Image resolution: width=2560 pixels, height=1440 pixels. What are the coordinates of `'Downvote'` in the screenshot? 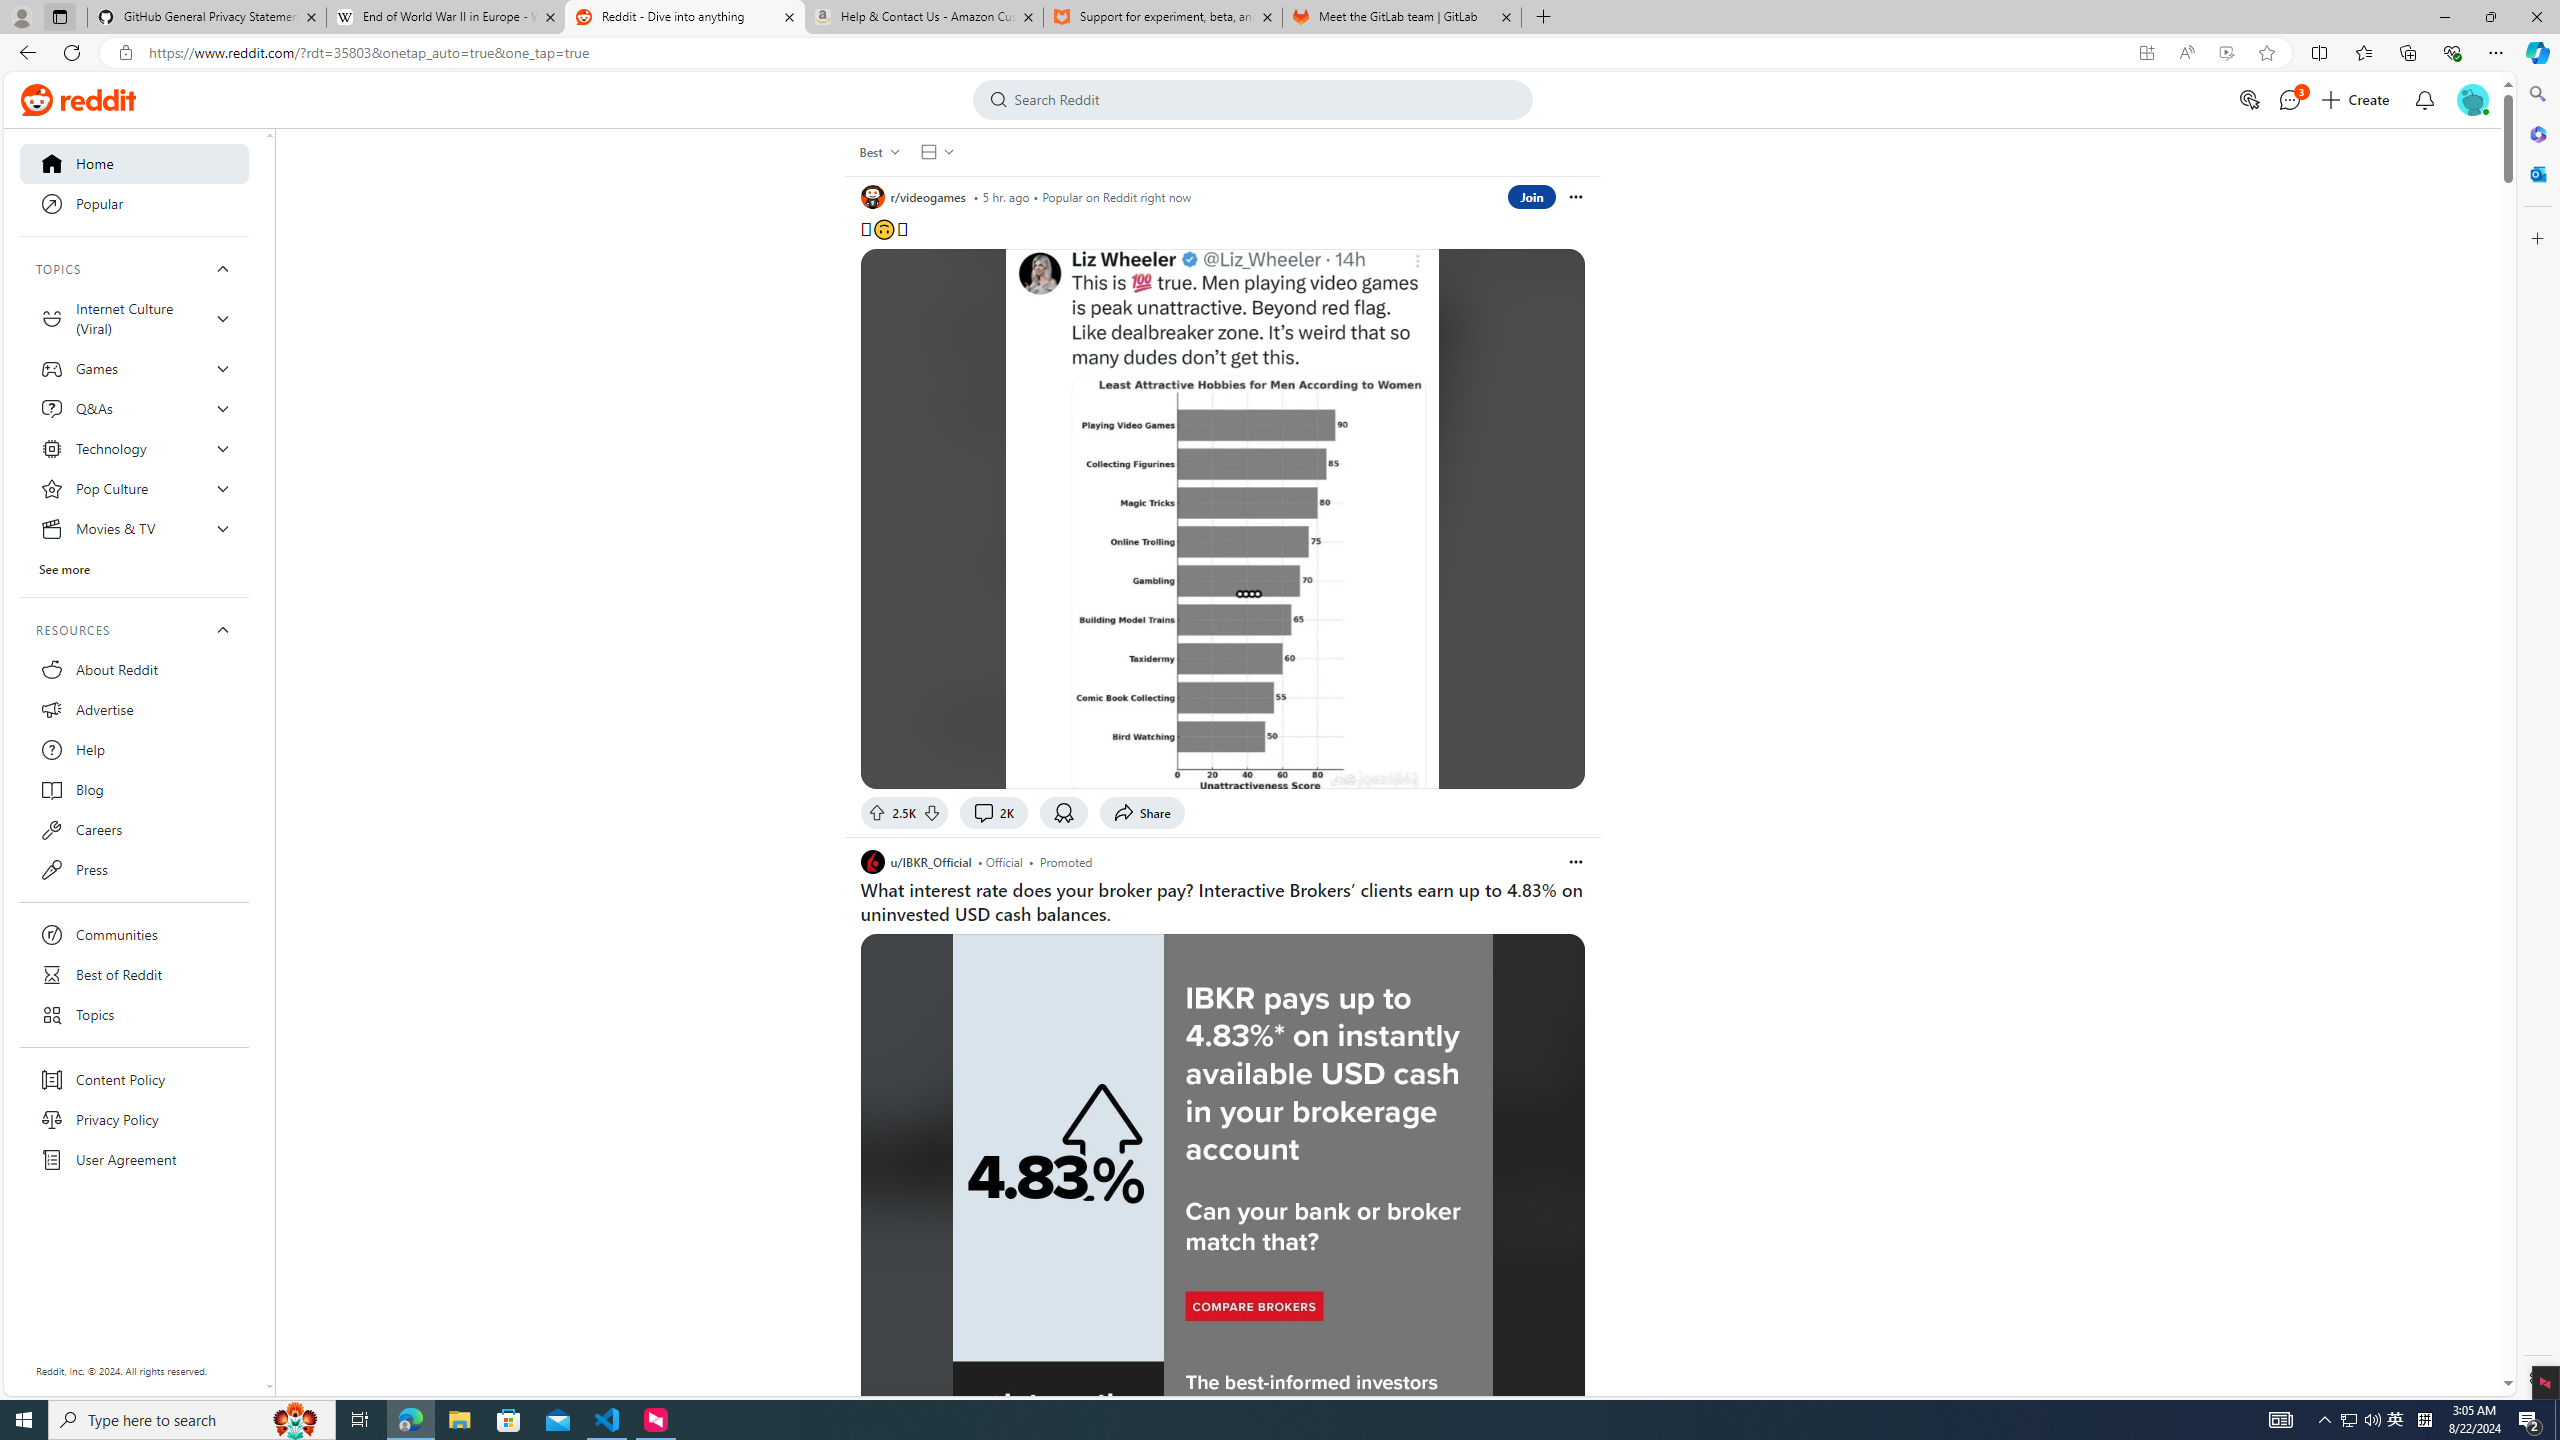 It's located at (933, 811).